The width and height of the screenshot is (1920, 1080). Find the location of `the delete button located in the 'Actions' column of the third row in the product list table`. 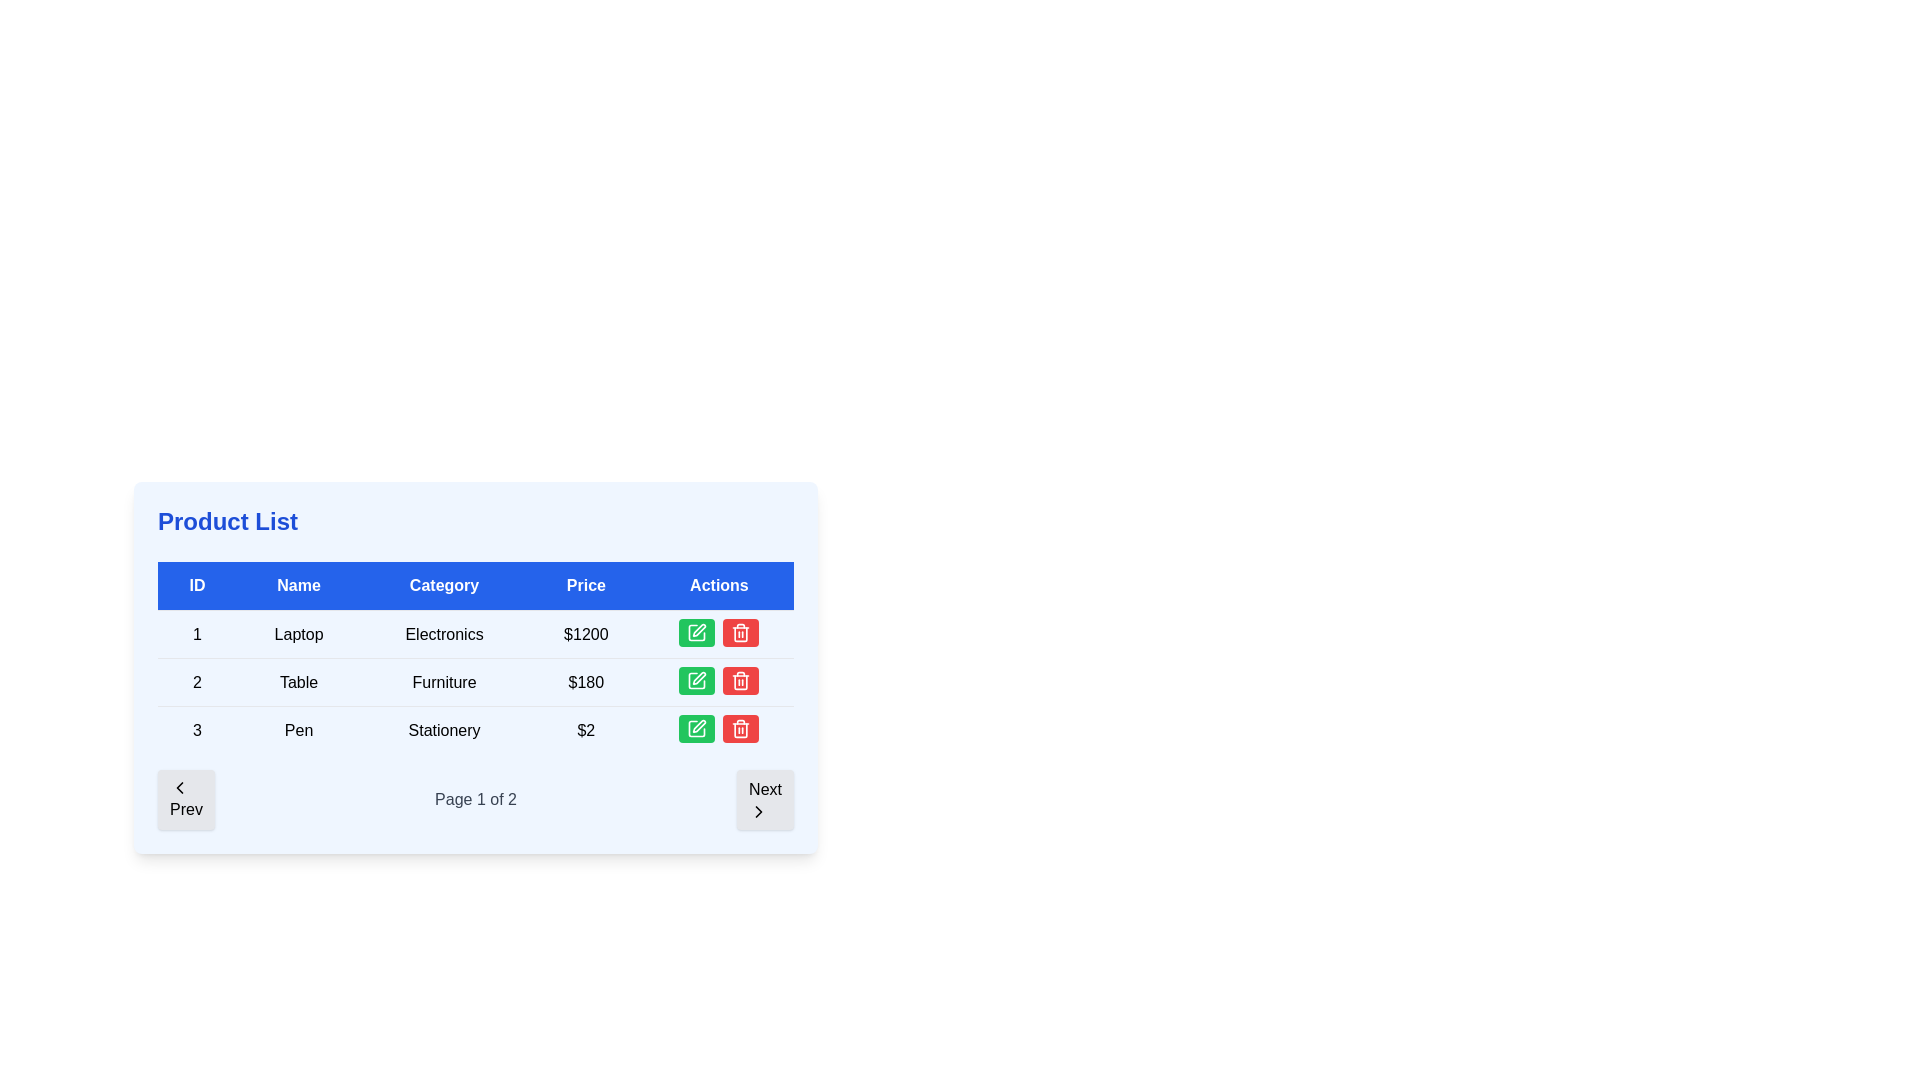

the delete button located in the 'Actions' column of the third row in the product list table is located at coordinates (740, 680).